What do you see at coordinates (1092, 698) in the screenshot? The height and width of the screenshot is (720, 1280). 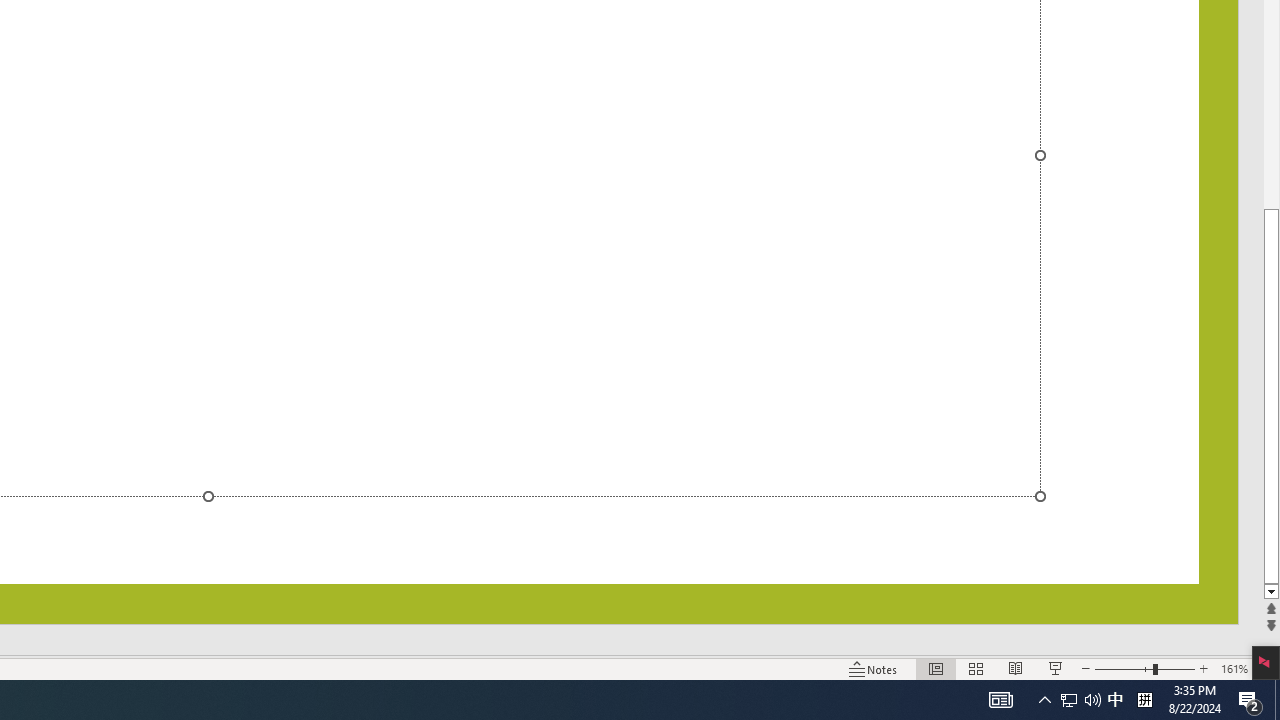 I see `'User Promoted Notification Area'` at bounding box center [1092, 698].